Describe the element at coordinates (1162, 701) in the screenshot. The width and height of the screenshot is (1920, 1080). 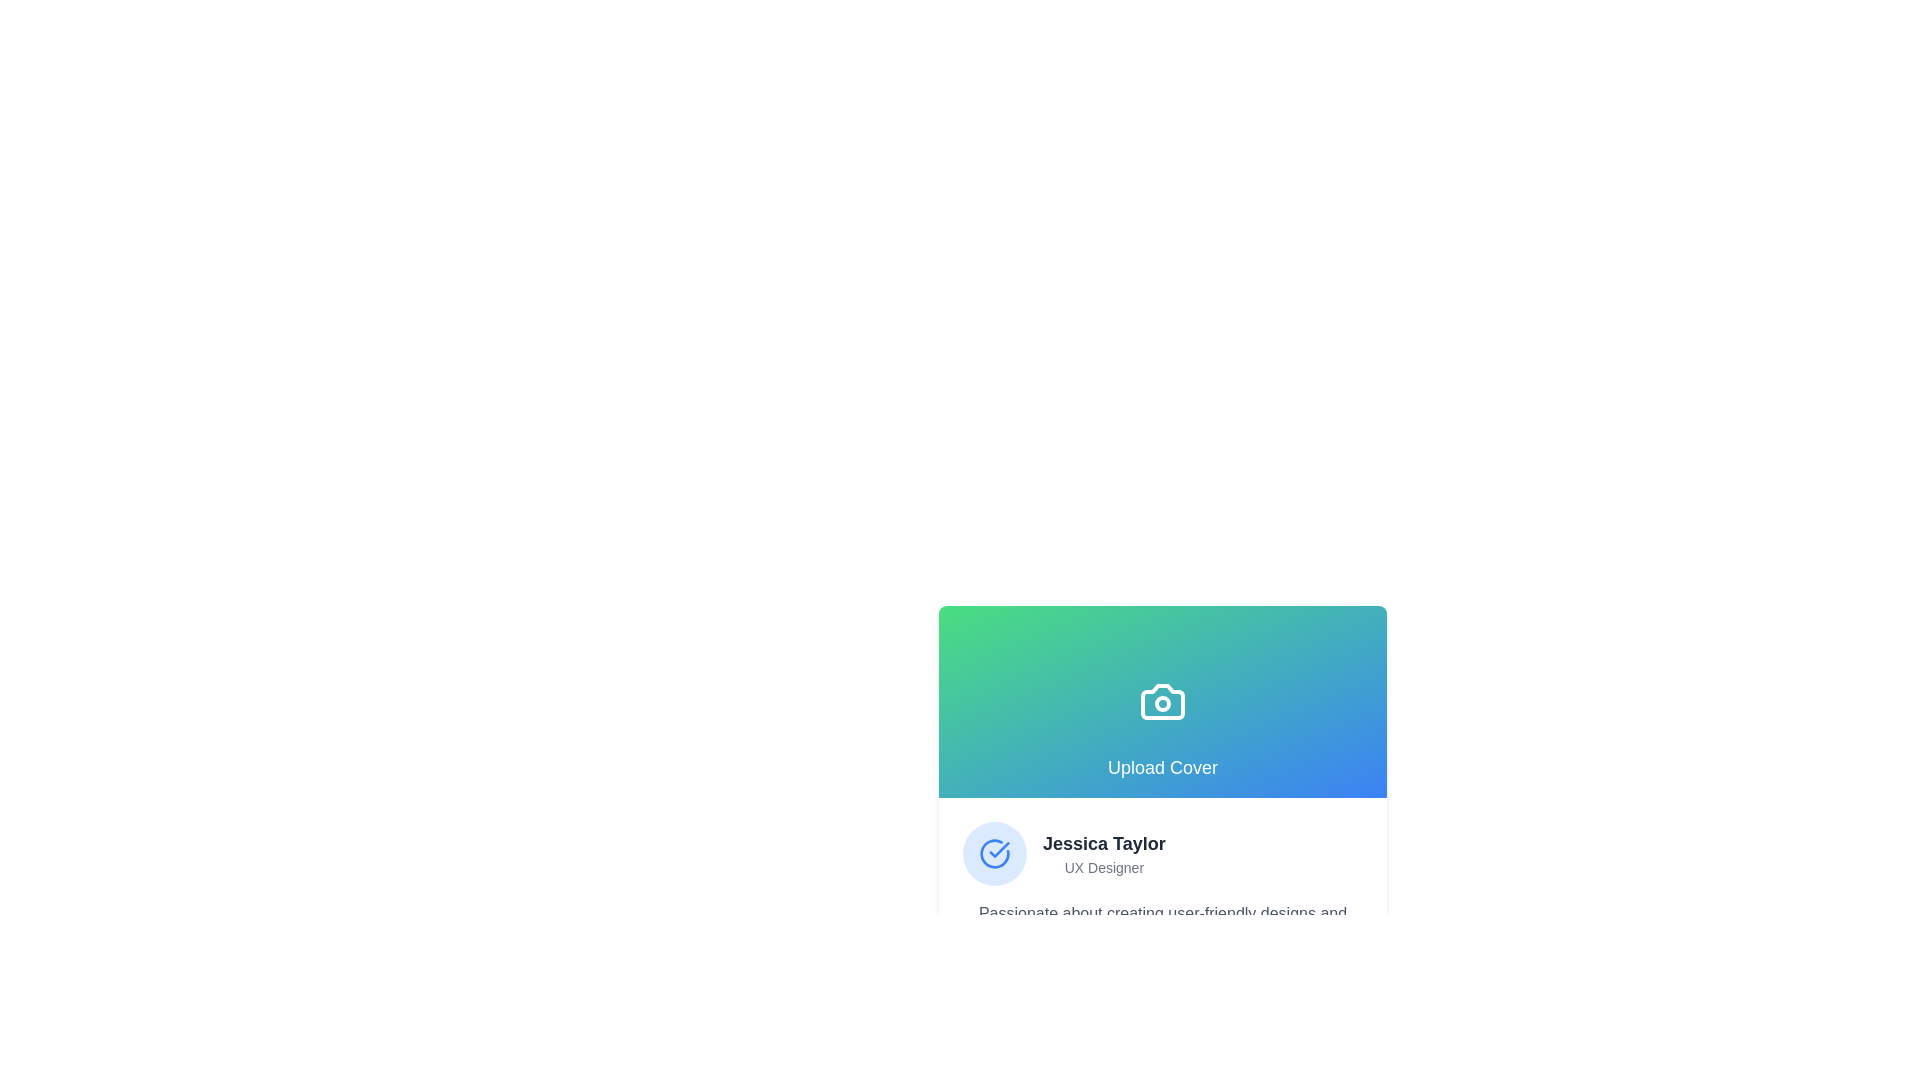
I see `the interactive placeholder for uploading a cover image, located above the text 'Jessica Taylor,' 'UX Designer,' and additional description elements` at that location.